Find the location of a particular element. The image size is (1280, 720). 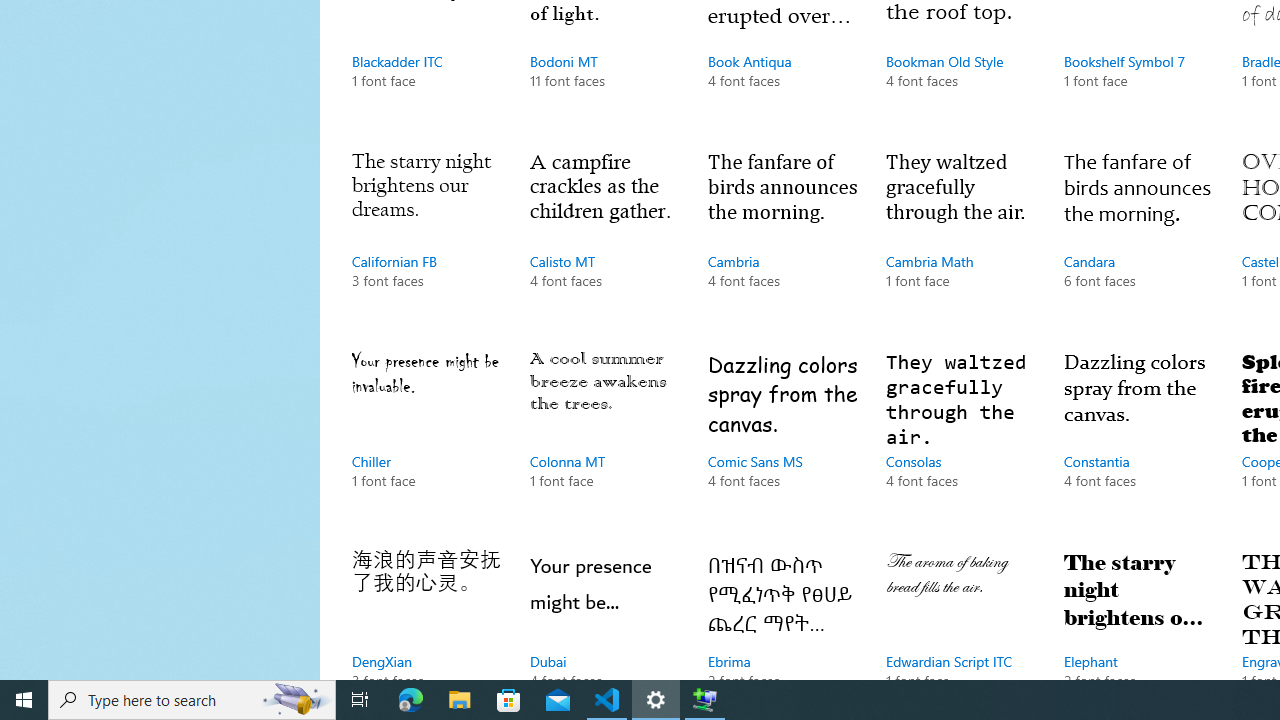

'Candara, 6 font faces' is located at coordinates (1139, 238).